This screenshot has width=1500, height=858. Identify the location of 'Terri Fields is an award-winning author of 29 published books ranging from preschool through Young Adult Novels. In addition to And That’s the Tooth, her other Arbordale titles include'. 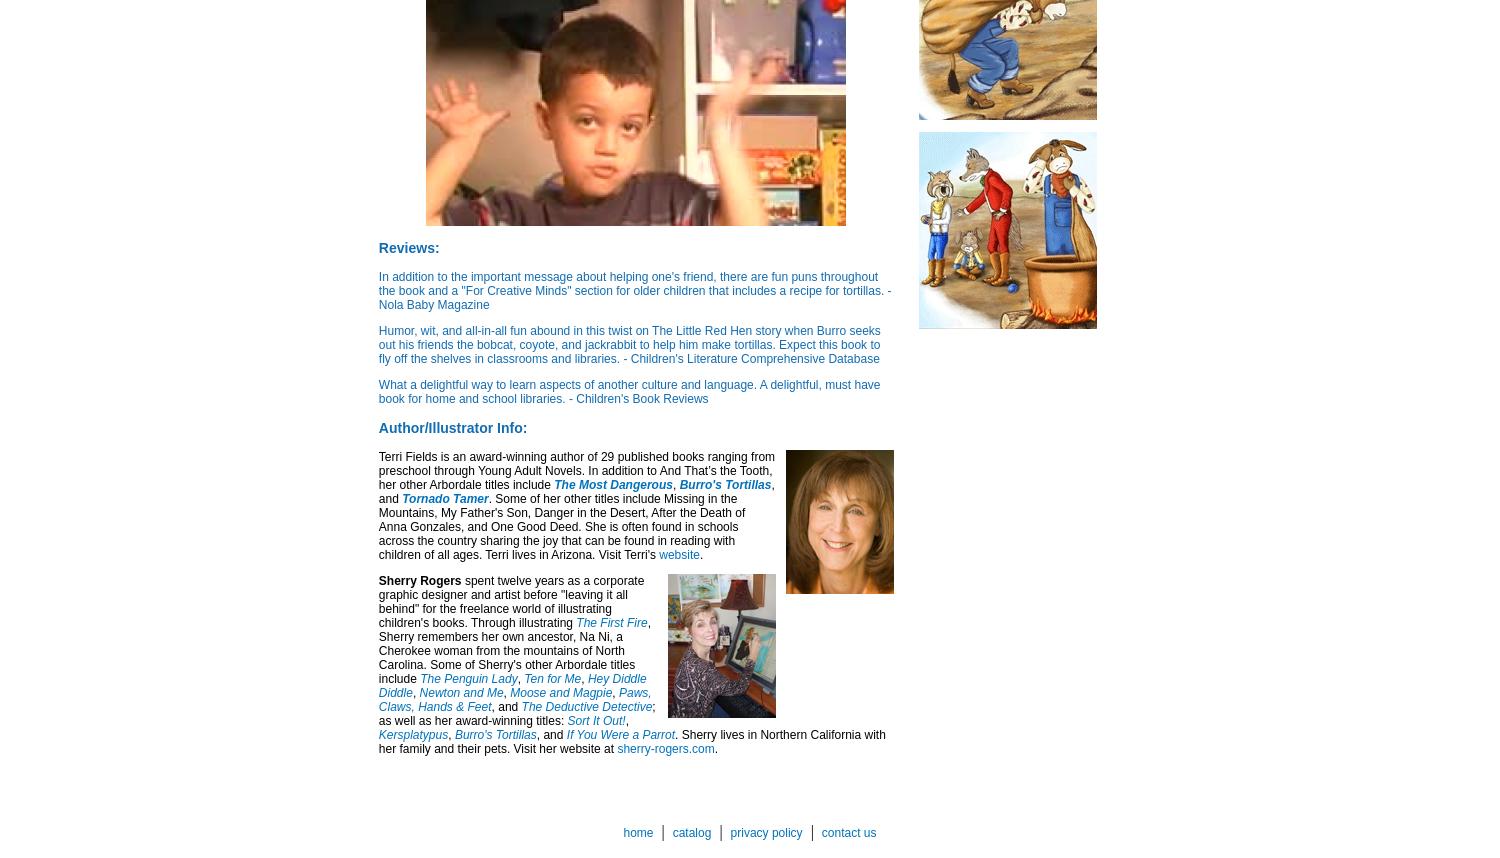
(378, 471).